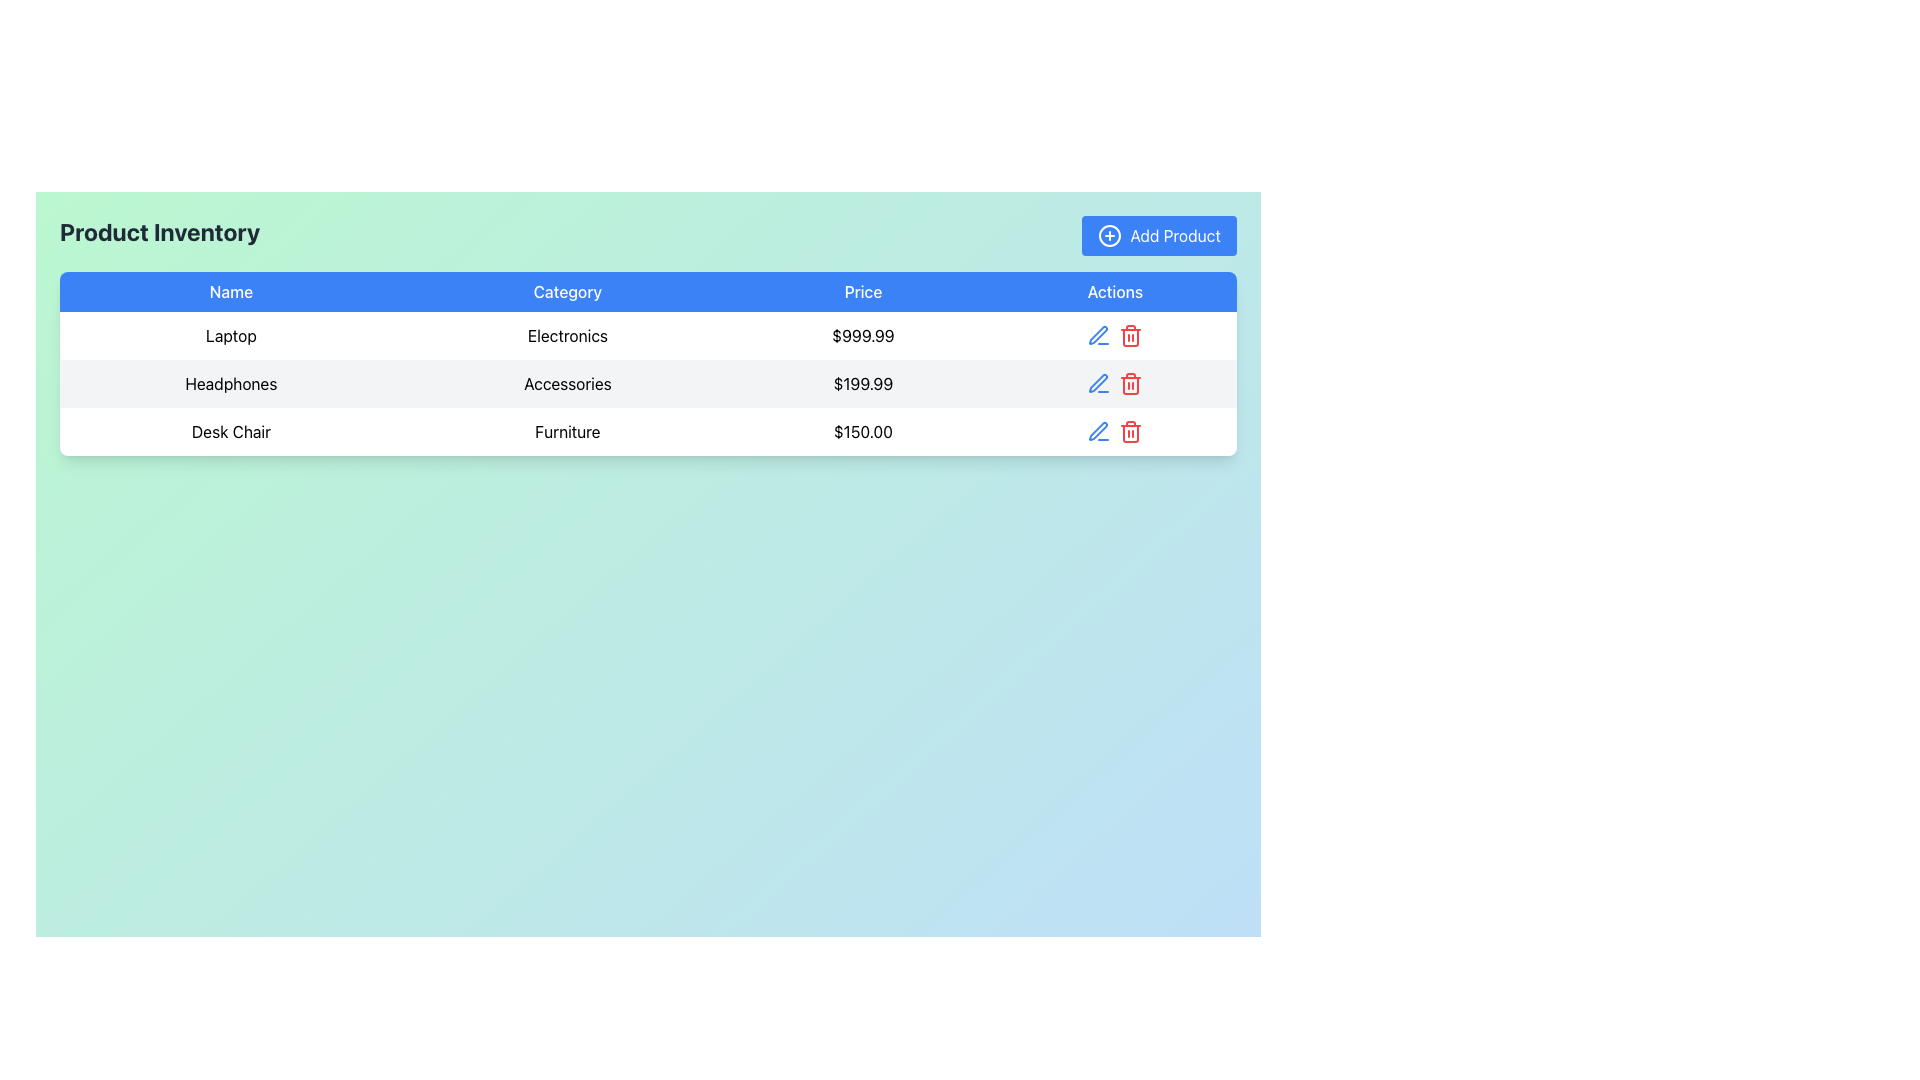 The width and height of the screenshot is (1920, 1080). What do you see at coordinates (1131, 334) in the screenshot?
I see `the delete button icon located in the 'Actions' column of the top row of the table` at bounding box center [1131, 334].